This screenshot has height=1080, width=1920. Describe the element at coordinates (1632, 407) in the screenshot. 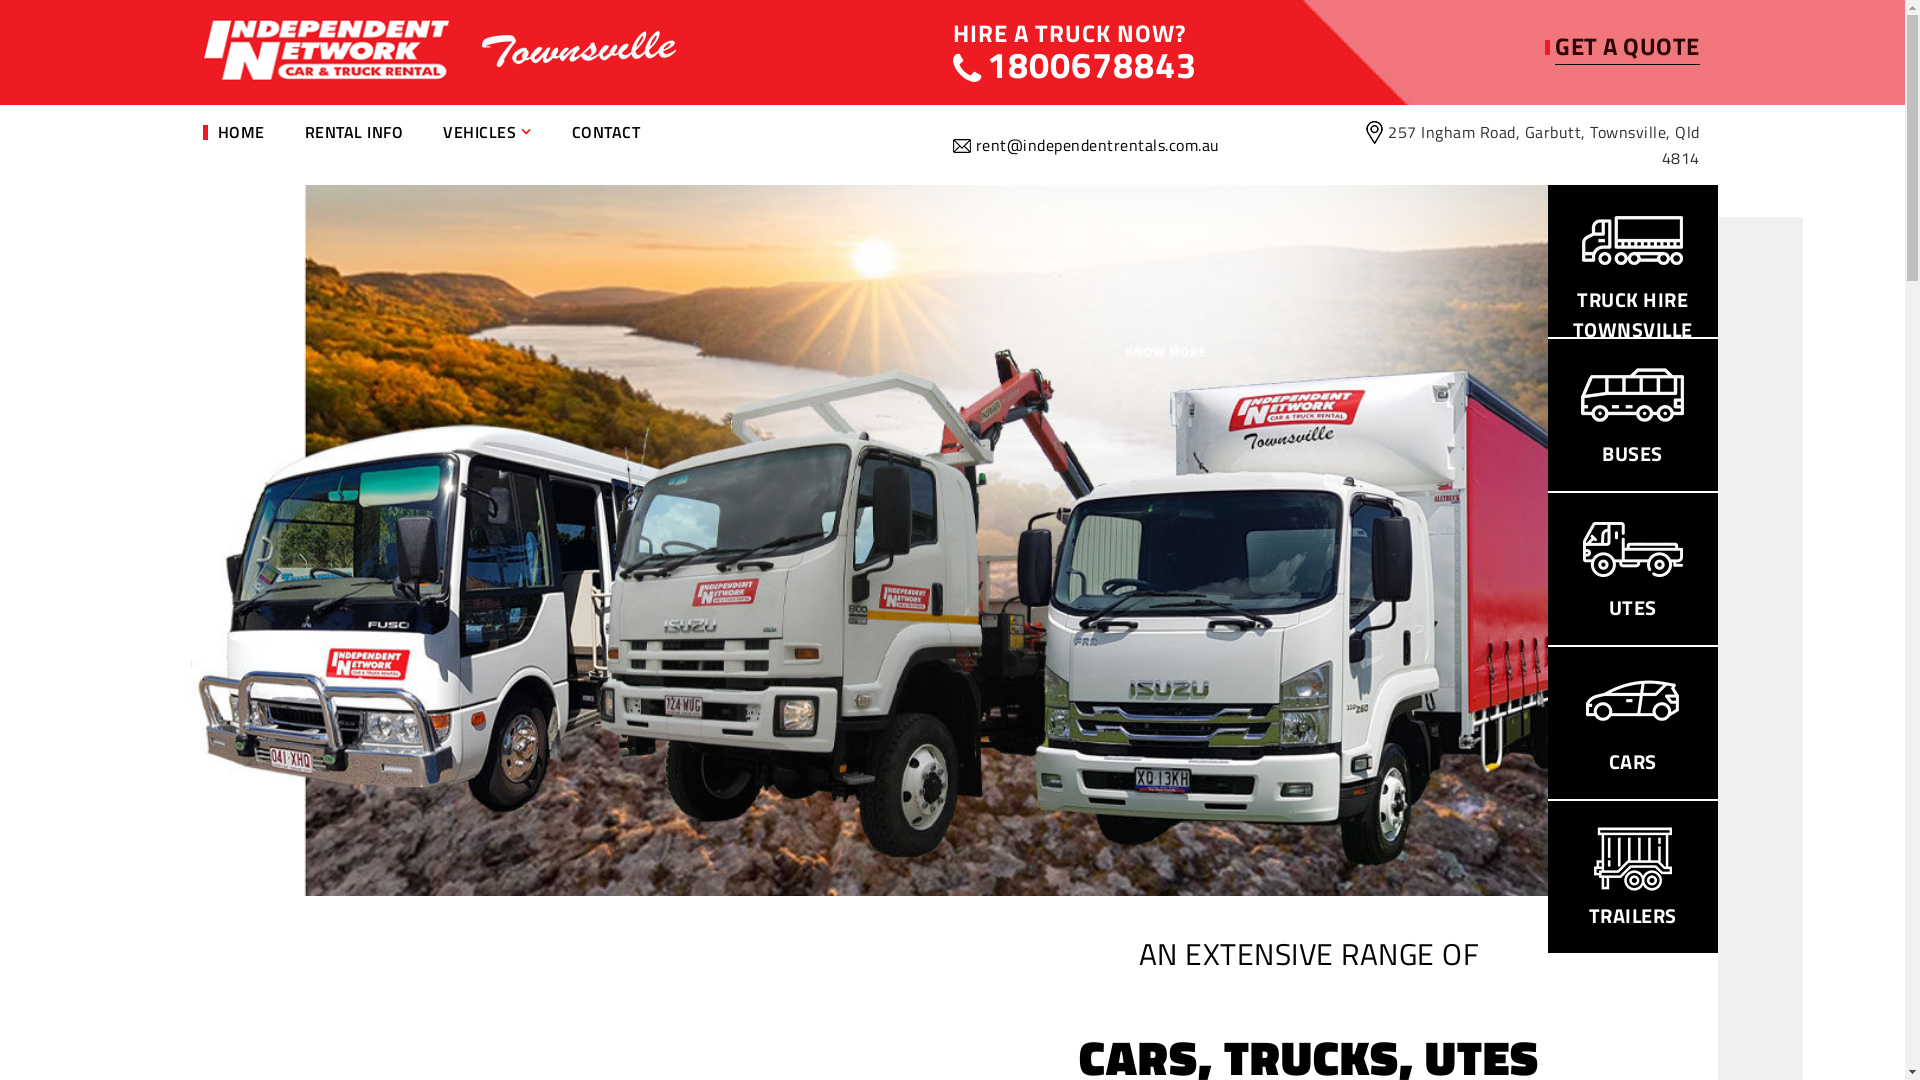

I see `'BUSES'` at that location.